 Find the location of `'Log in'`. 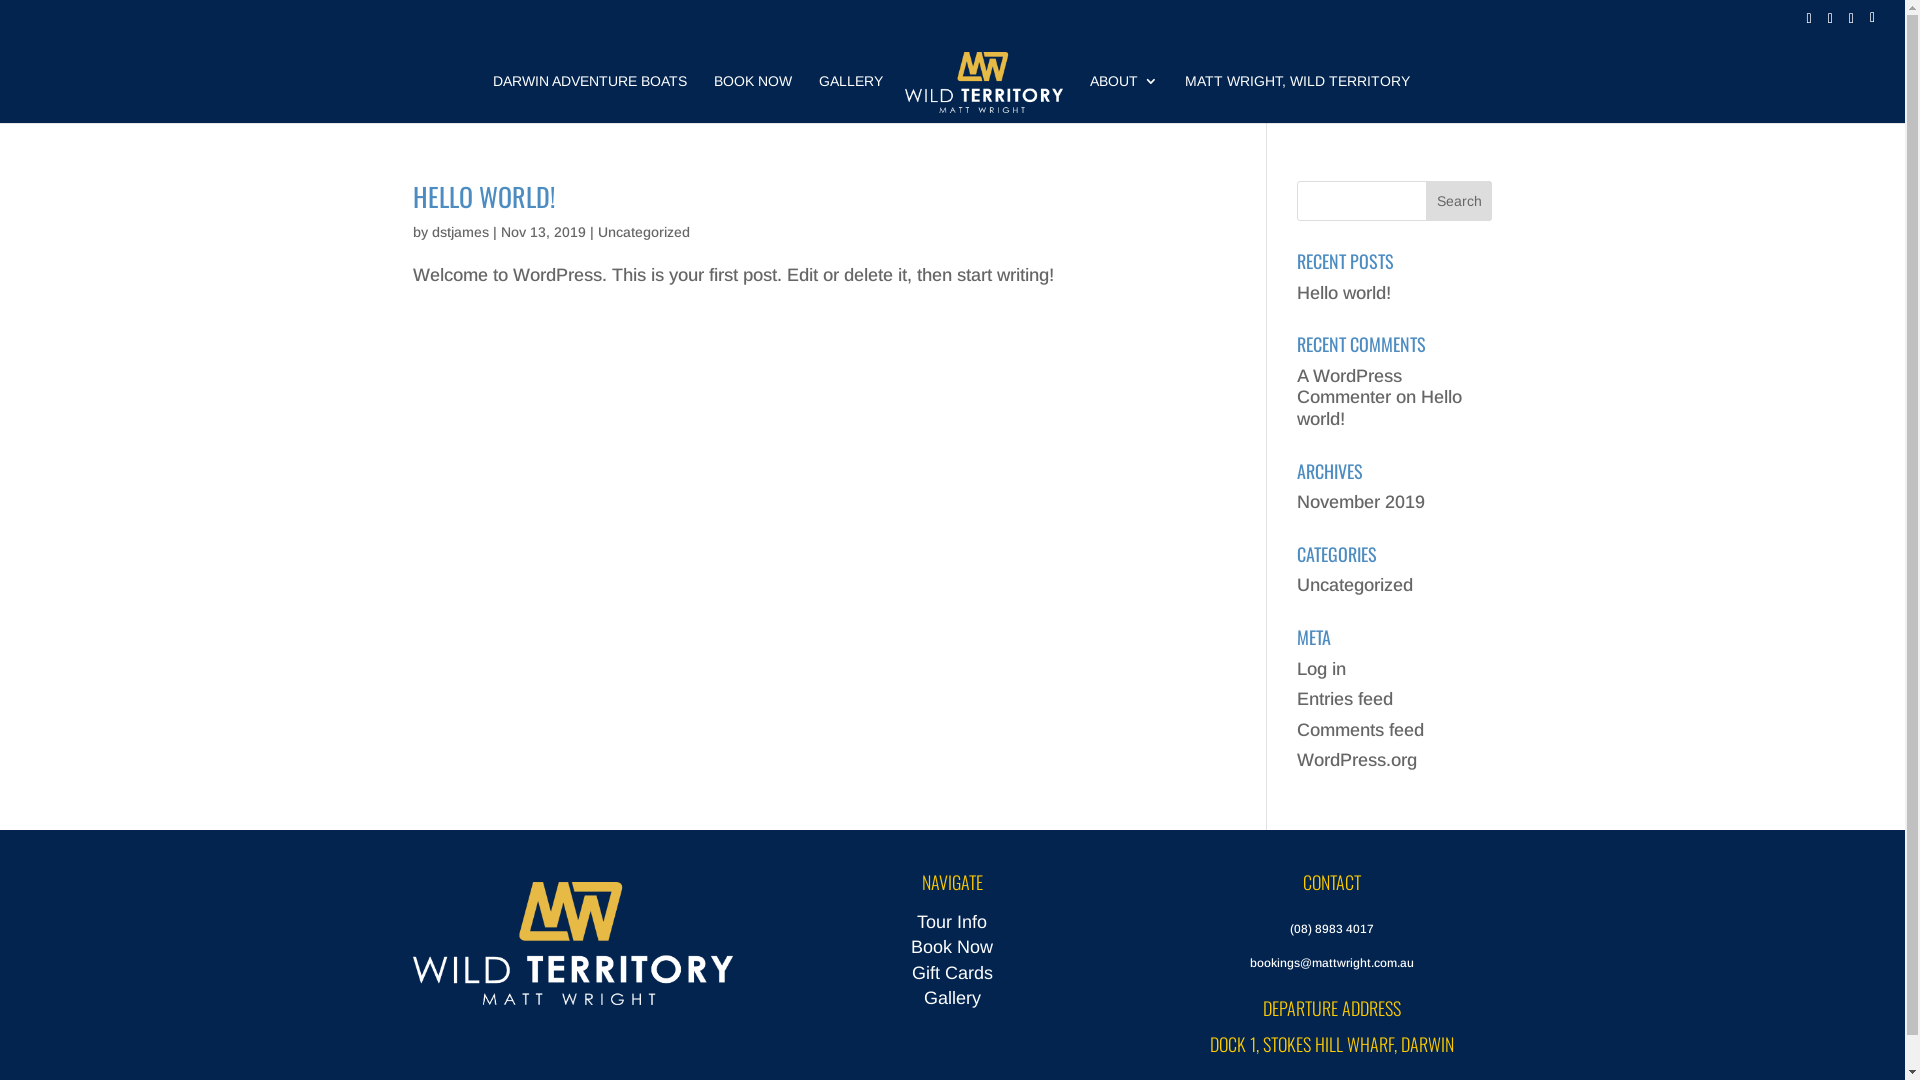

'Log in' is located at coordinates (1321, 668).